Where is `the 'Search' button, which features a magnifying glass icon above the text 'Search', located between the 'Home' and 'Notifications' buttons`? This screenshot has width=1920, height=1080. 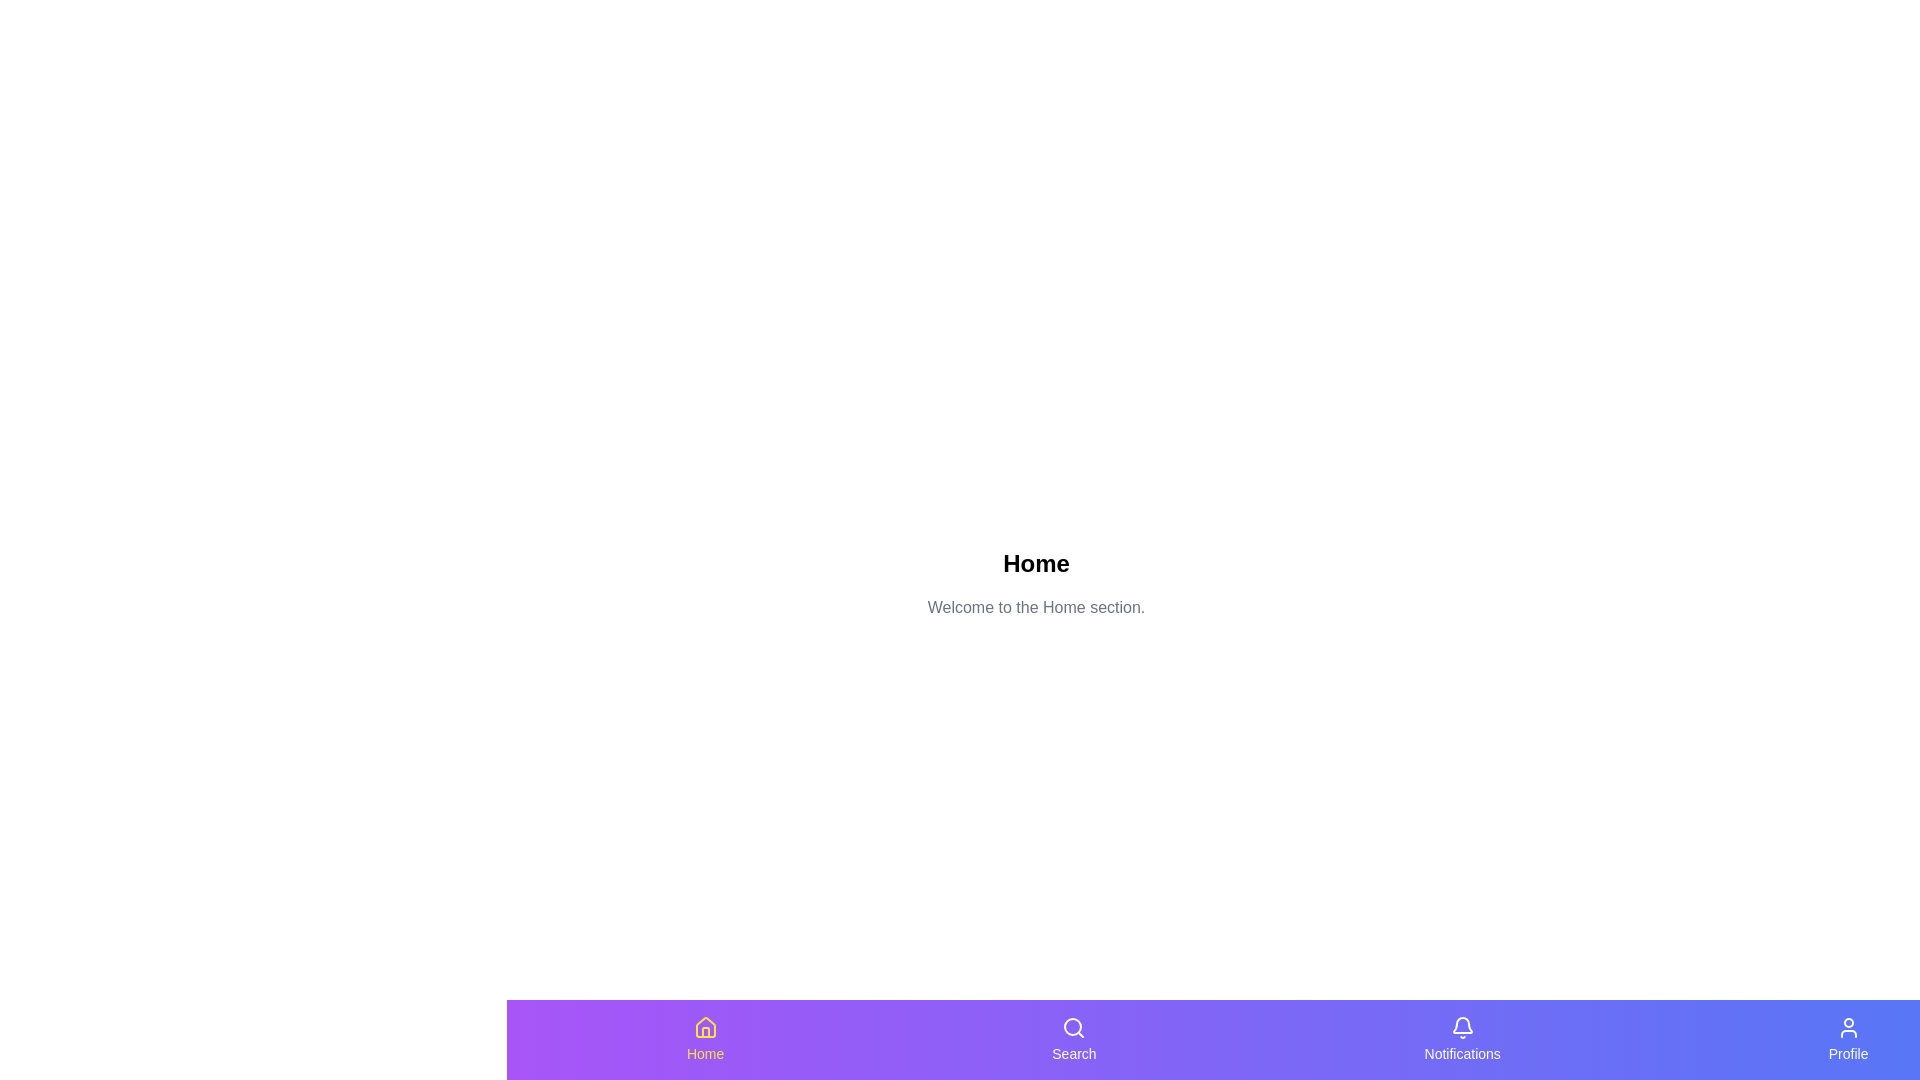 the 'Search' button, which features a magnifying glass icon above the text 'Search', located between the 'Home' and 'Notifications' buttons is located at coordinates (1073, 1039).